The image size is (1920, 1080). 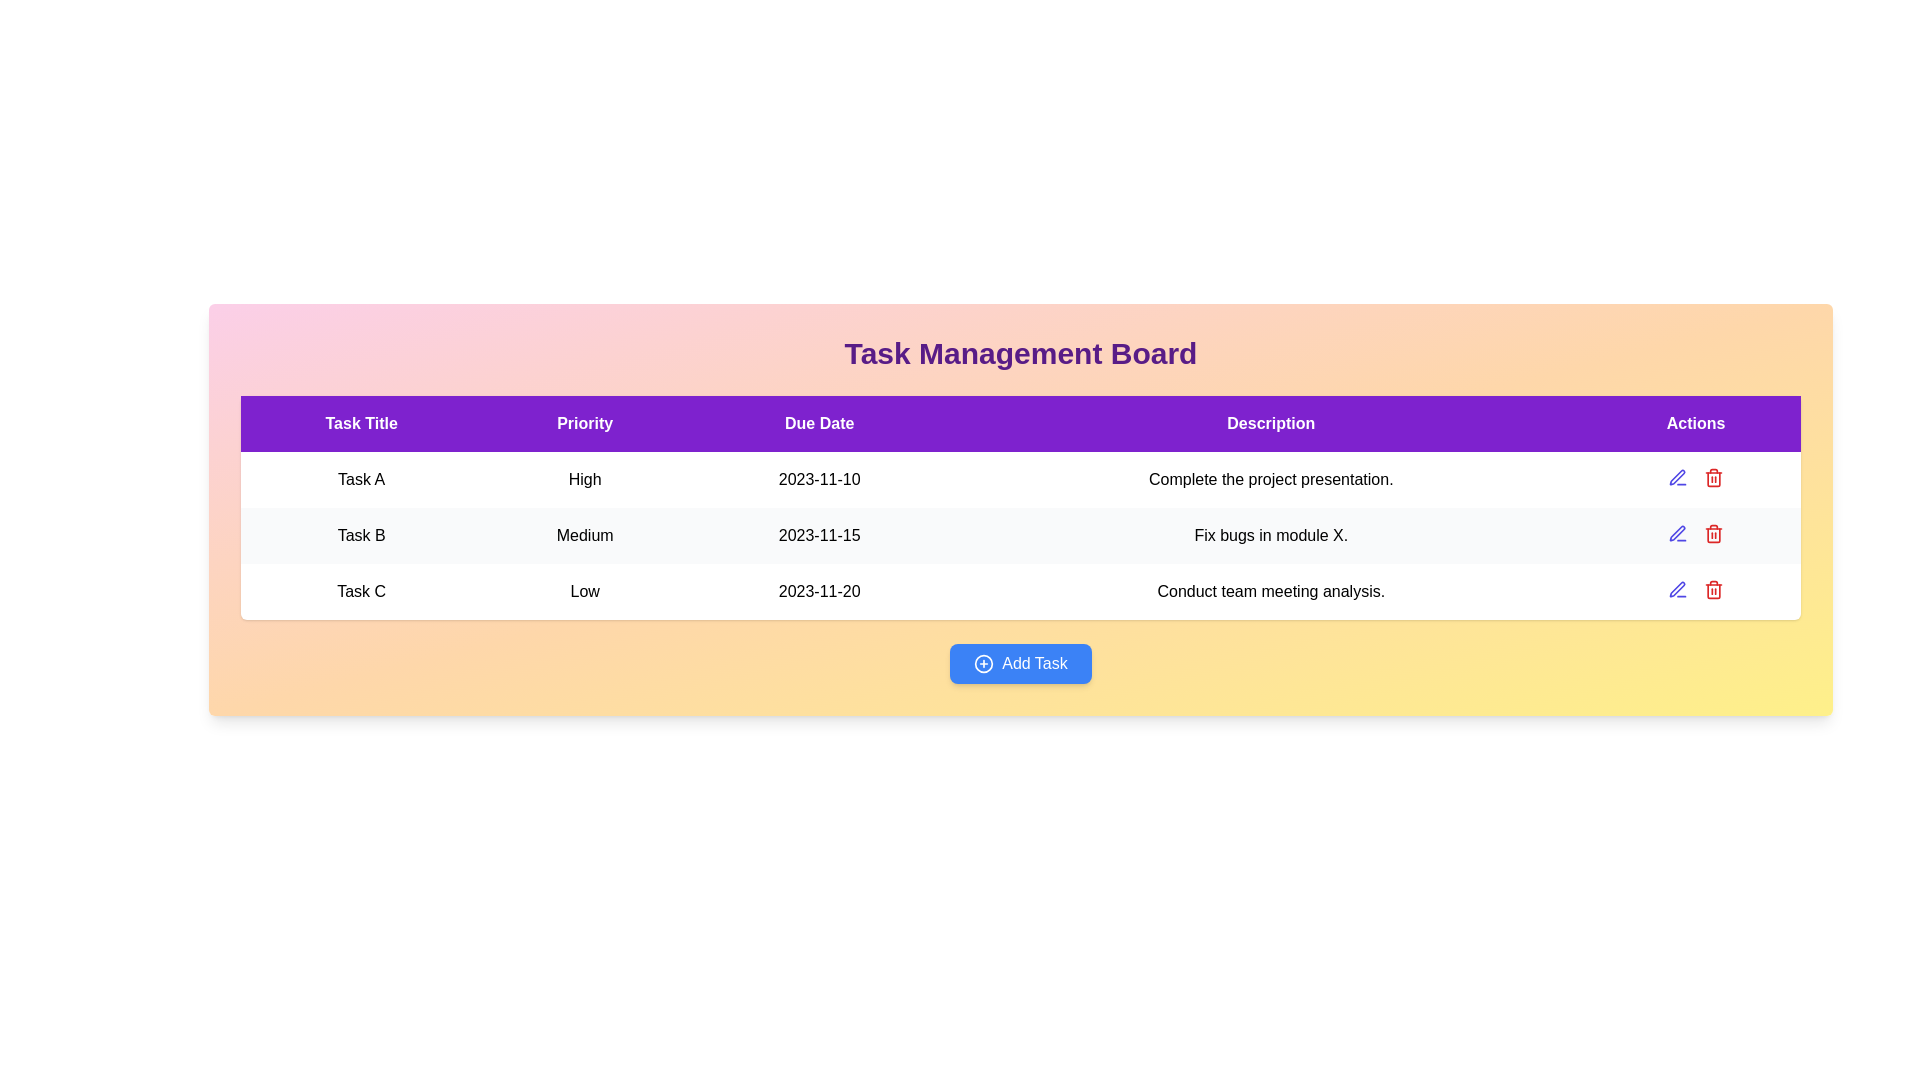 I want to click on the Text label in the 'Description' column for 'Task B' located in the fourth column of the second row of the table, so click(x=1270, y=535).